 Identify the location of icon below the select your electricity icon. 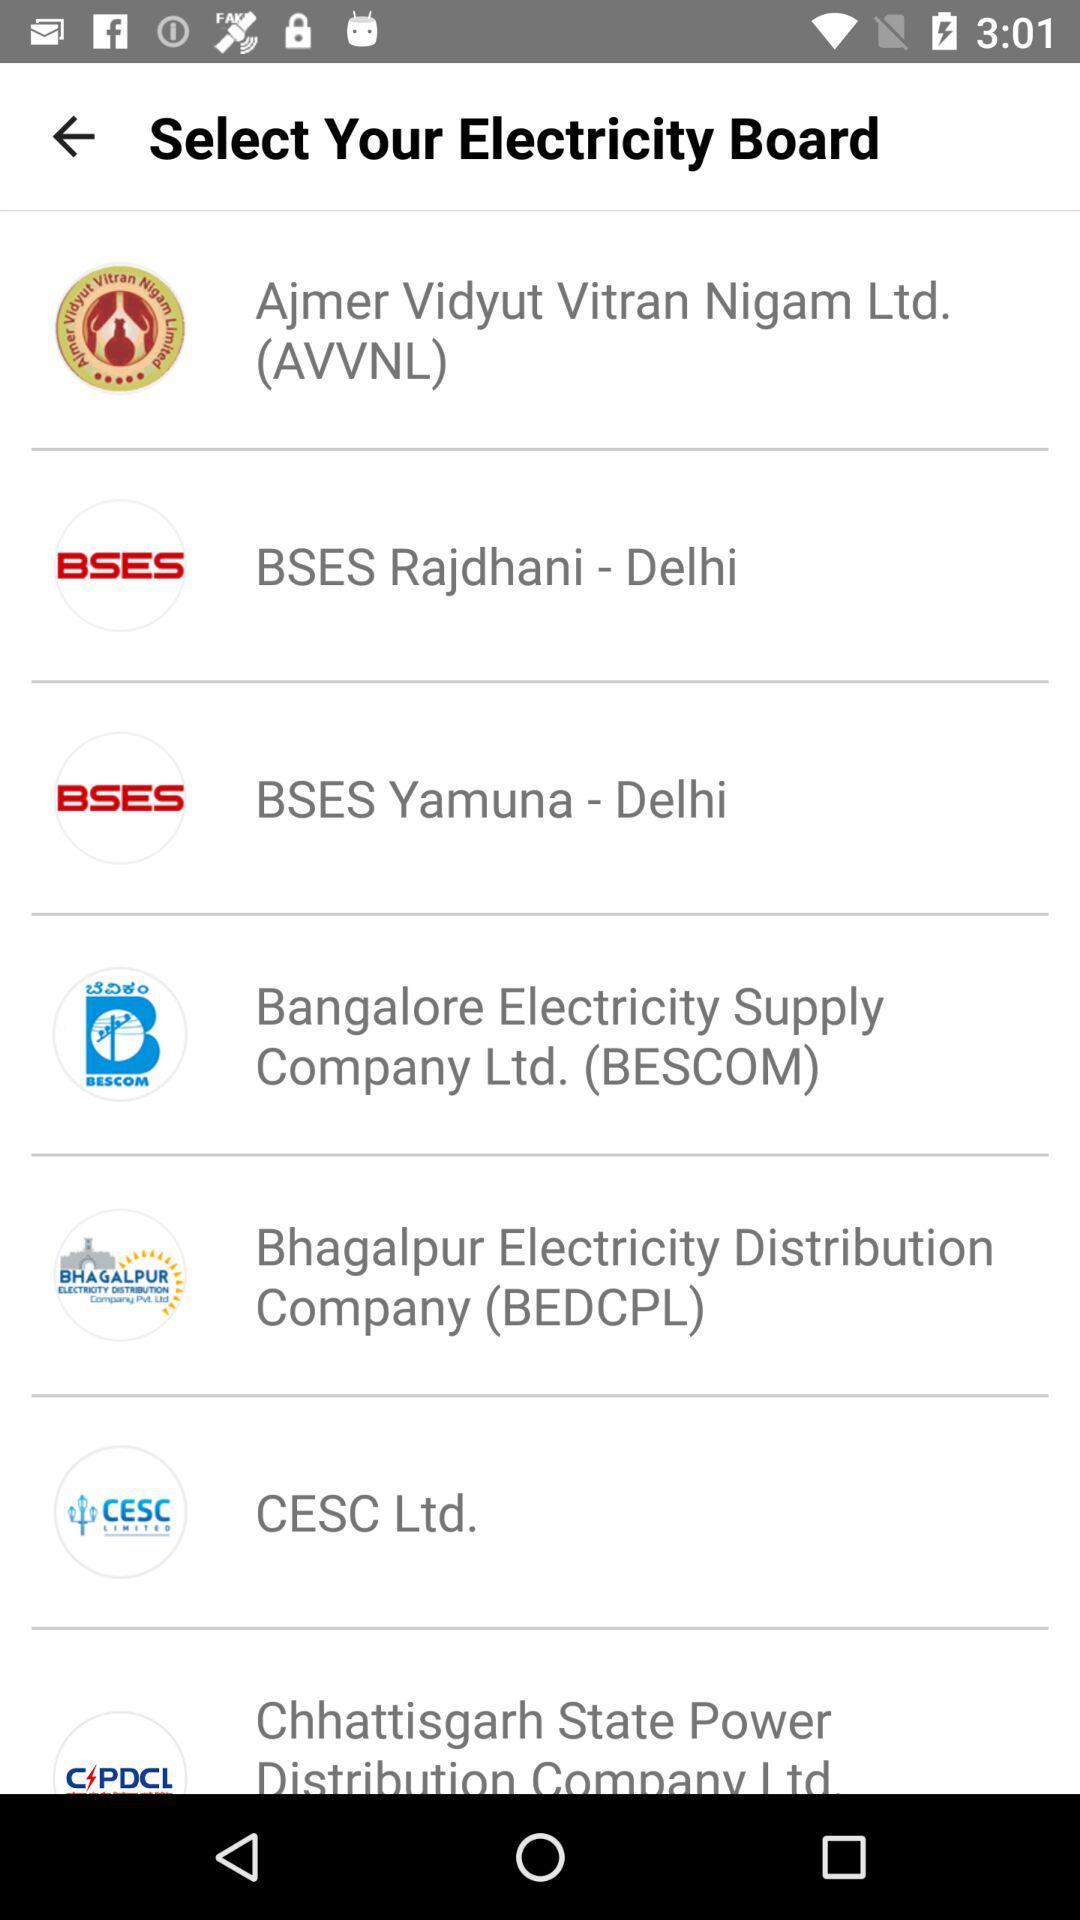
(606, 328).